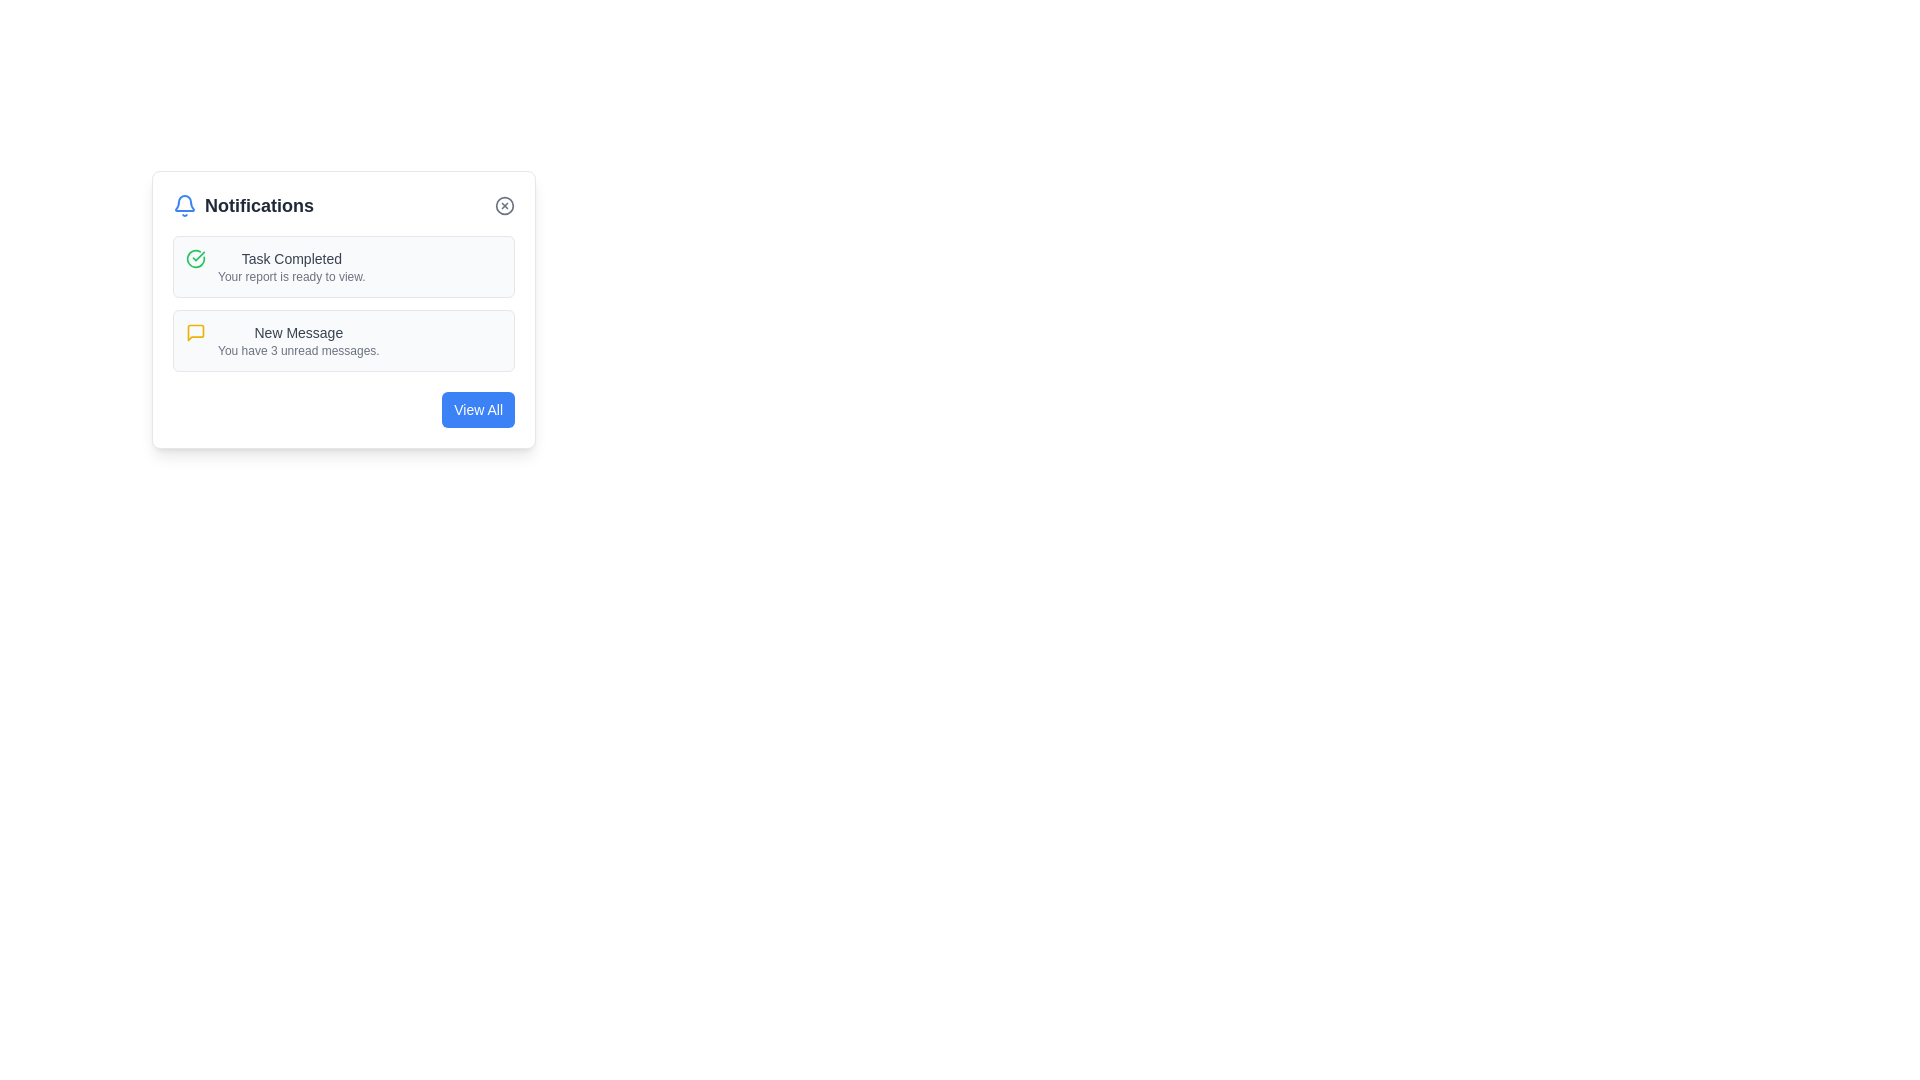  Describe the element at coordinates (297, 339) in the screenshot. I see `message content from the text block indicating the number of unread messages, located in the second notification card below 'Task Completed' and above 'View All'` at that location.